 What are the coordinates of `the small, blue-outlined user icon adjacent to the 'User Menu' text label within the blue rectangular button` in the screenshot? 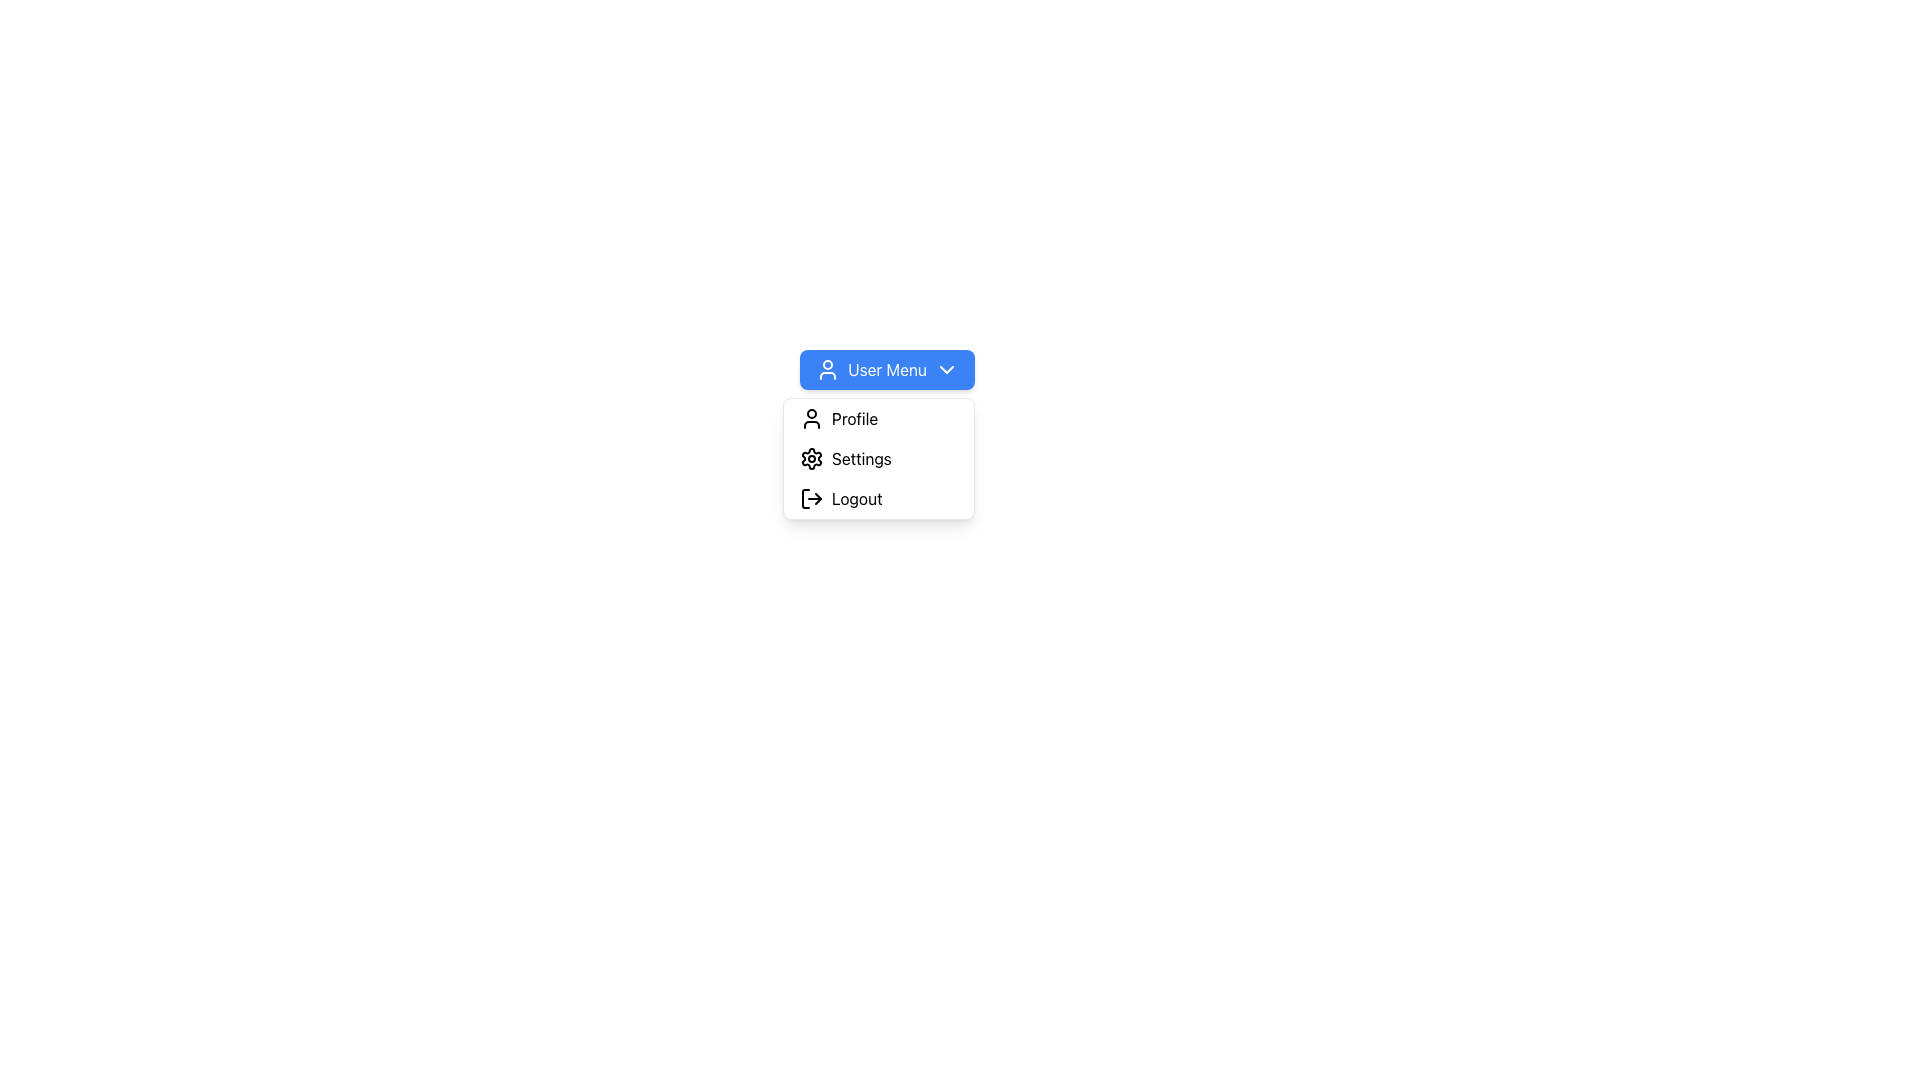 It's located at (828, 370).